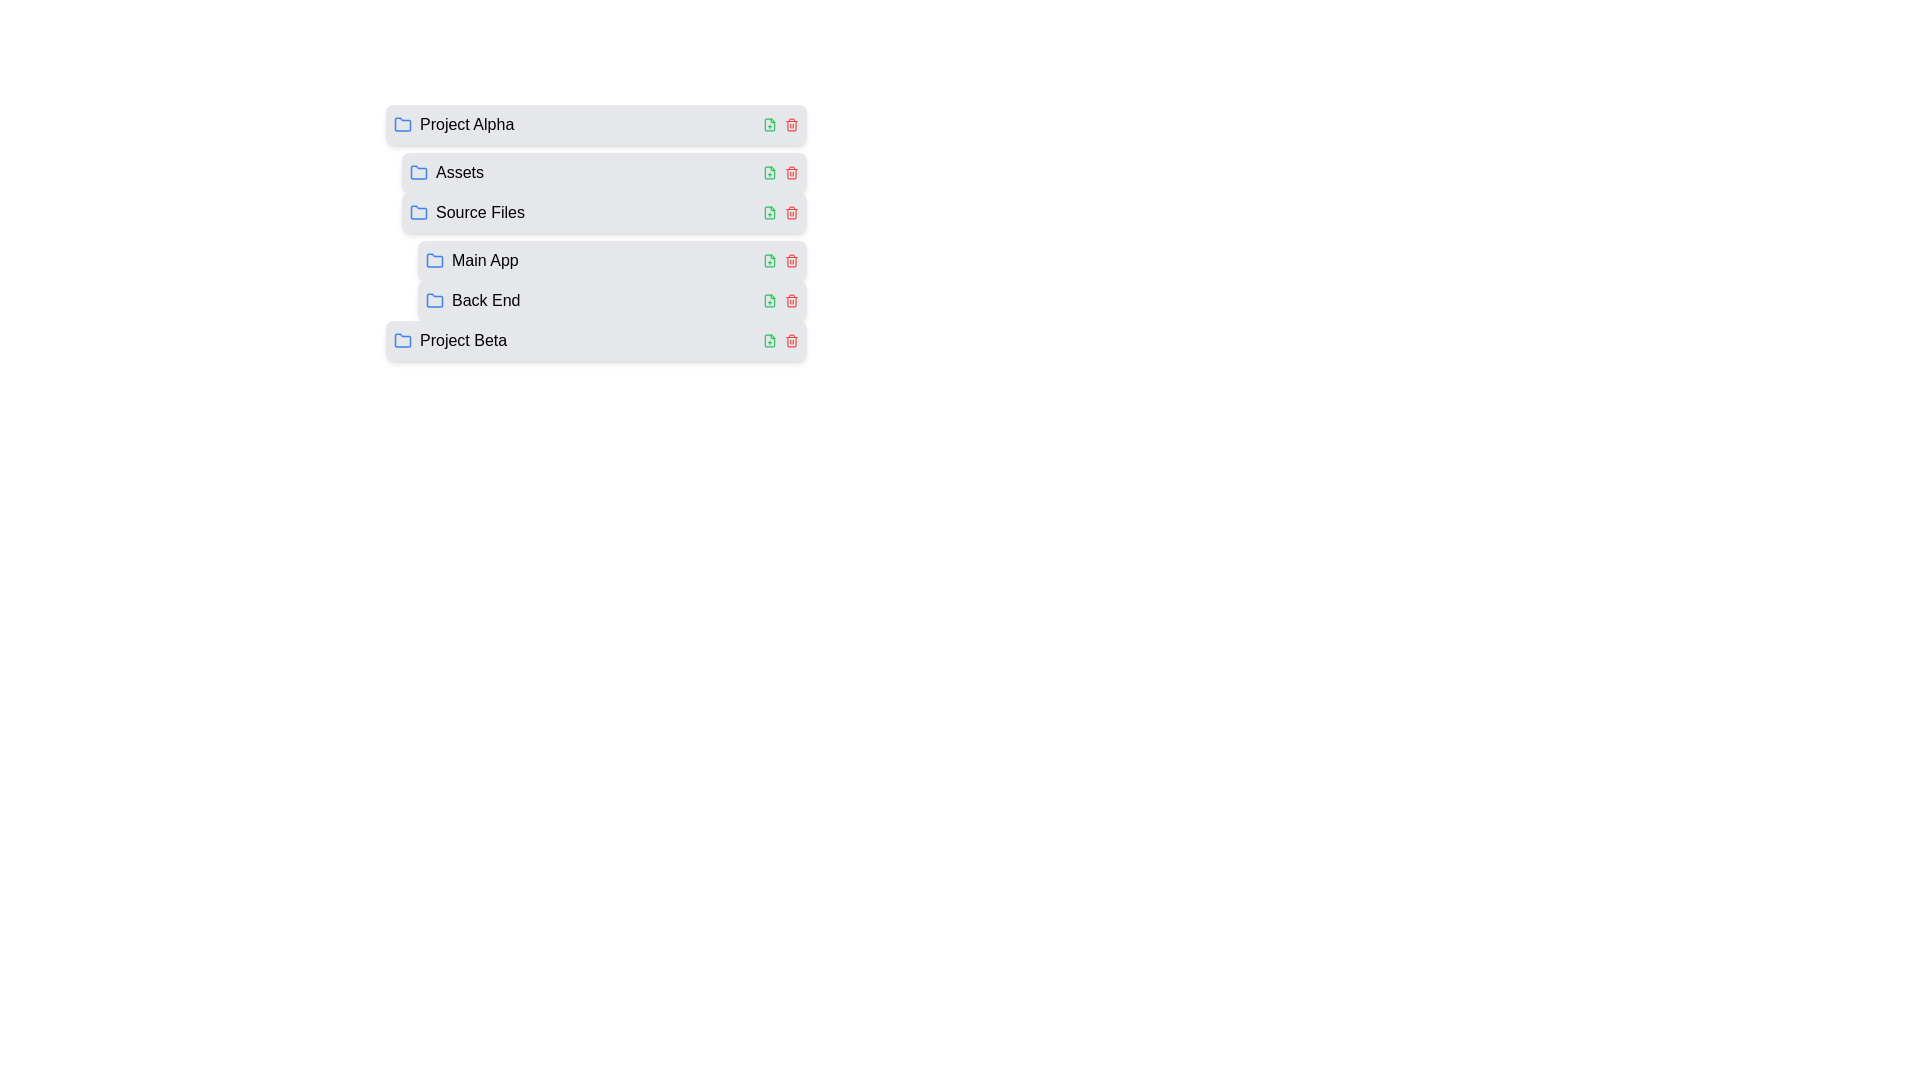  What do you see at coordinates (603, 260) in the screenshot?
I see `the third folder item in the vertical list` at bounding box center [603, 260].